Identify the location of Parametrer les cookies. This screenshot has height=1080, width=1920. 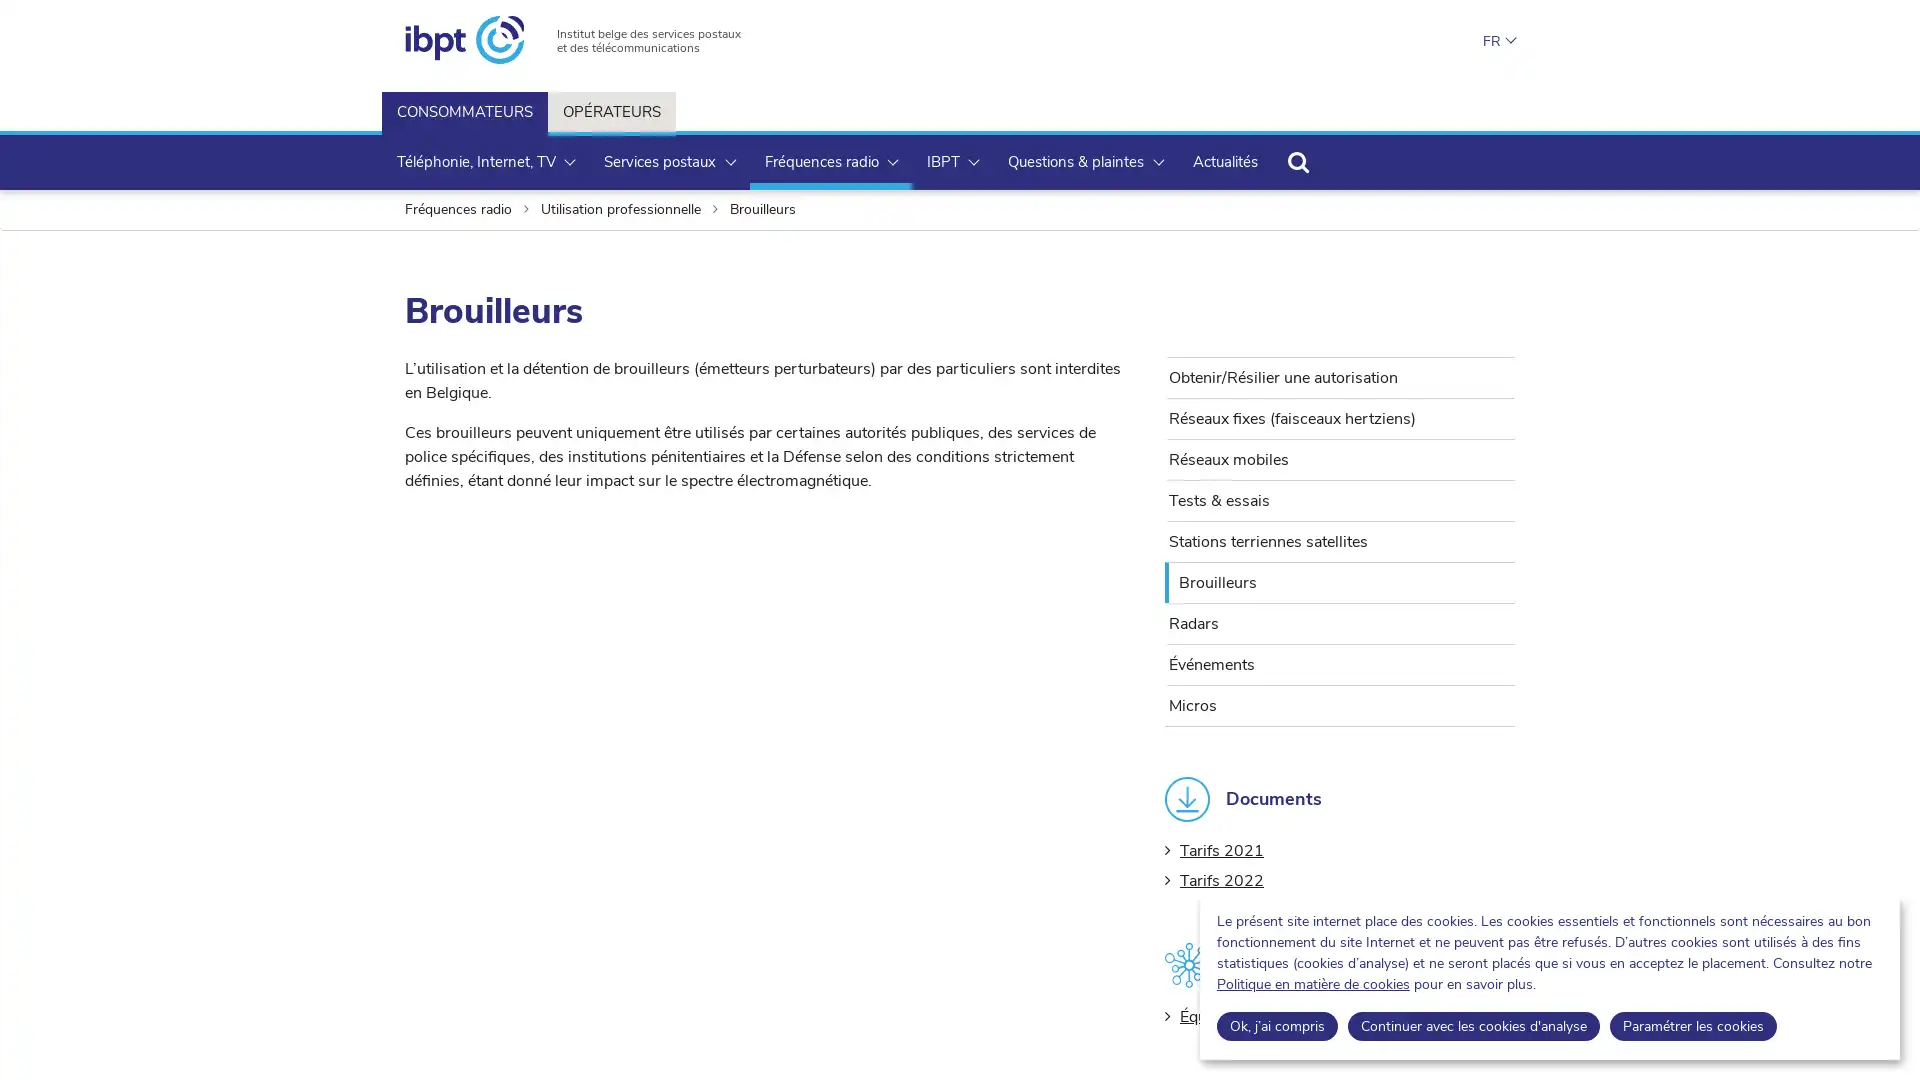
(1691, 1026).